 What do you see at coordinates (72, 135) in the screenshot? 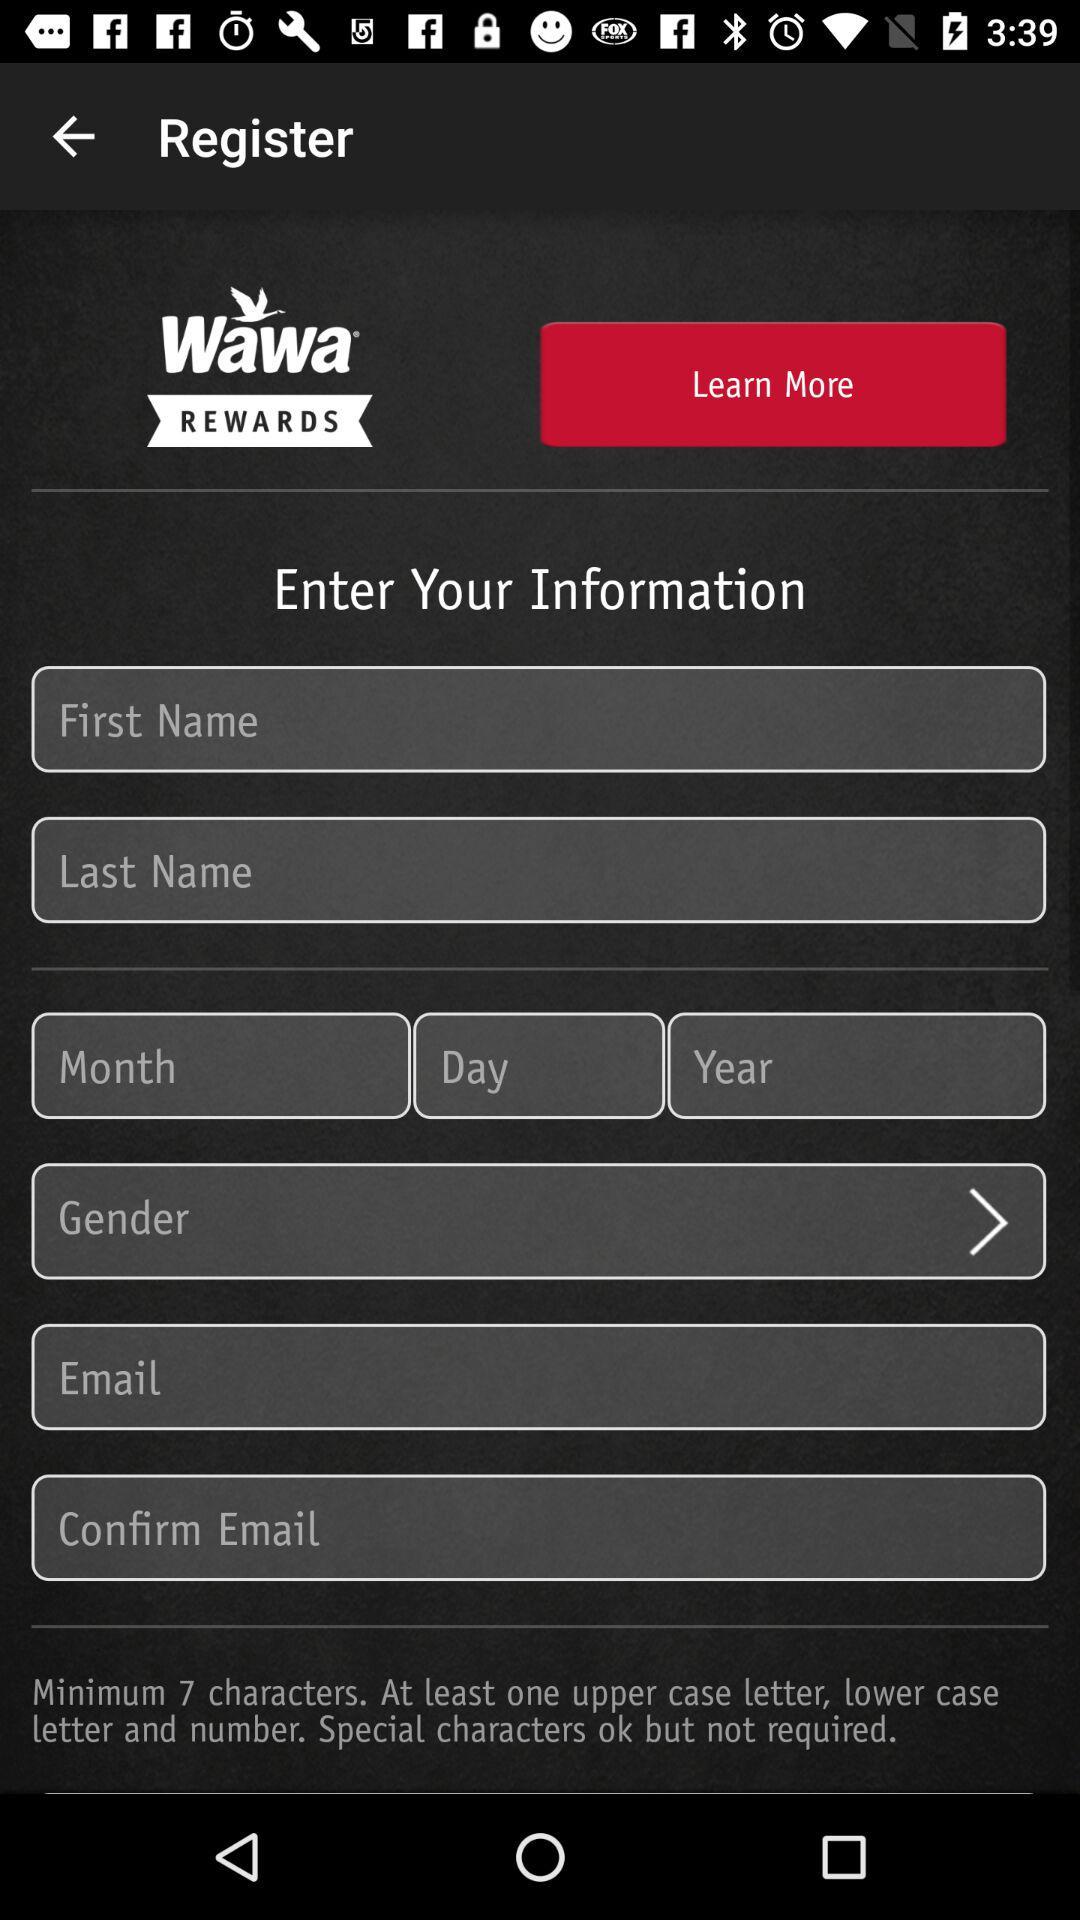
I see `icon next to the register item` at bounding box center [72, 135].